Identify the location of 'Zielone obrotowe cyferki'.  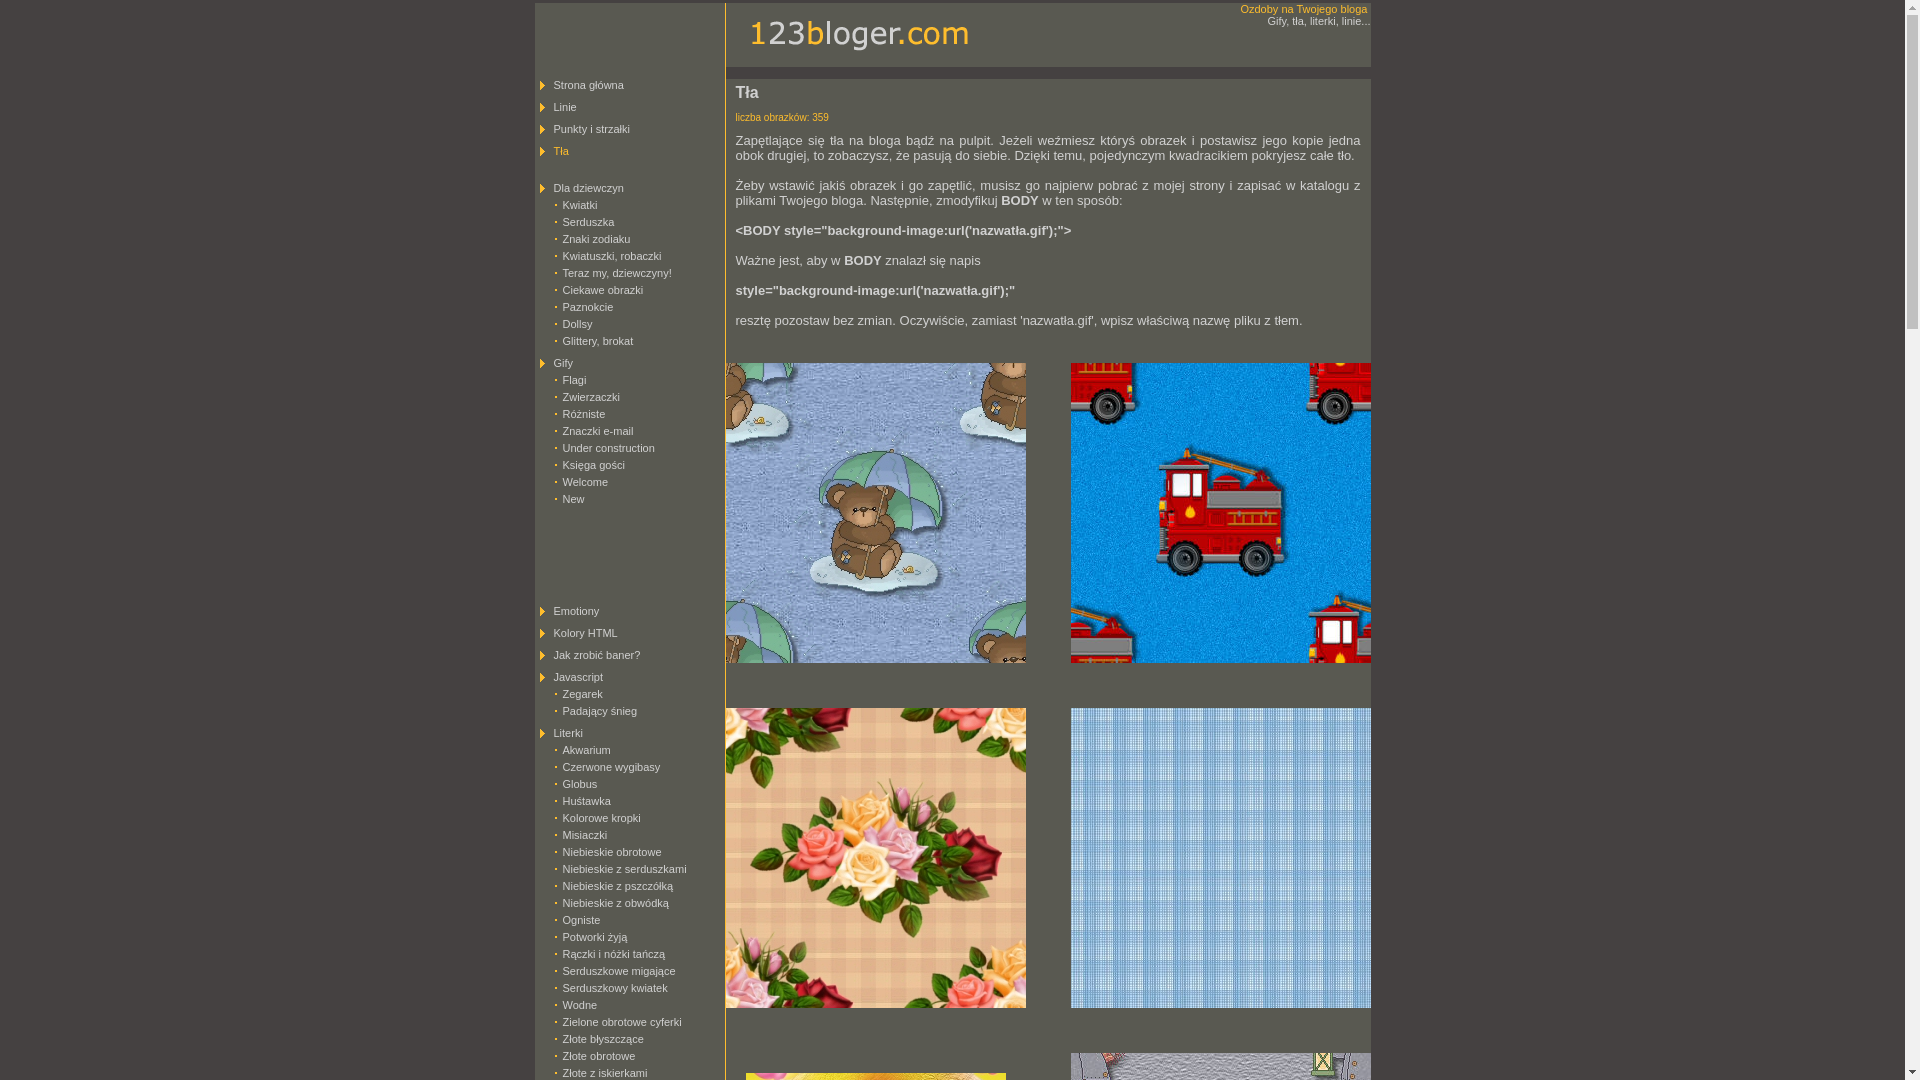
(620, 1022).